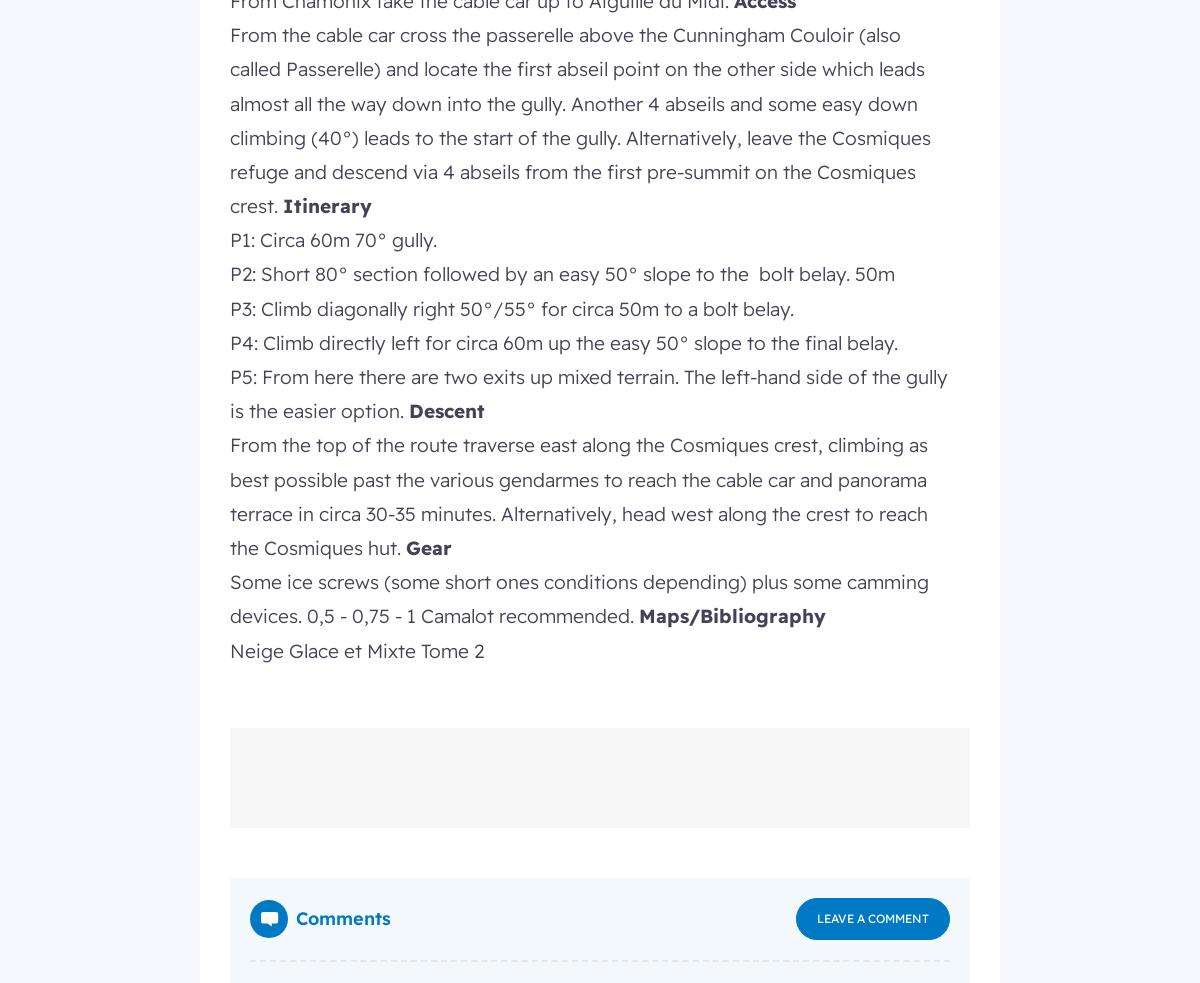 The width and height of the screenshot is (1200, 983). Describe the element at coordinates (332, 280) in the screenshot. I see `'Registro Imprese di Padova n.318412'` at that location.